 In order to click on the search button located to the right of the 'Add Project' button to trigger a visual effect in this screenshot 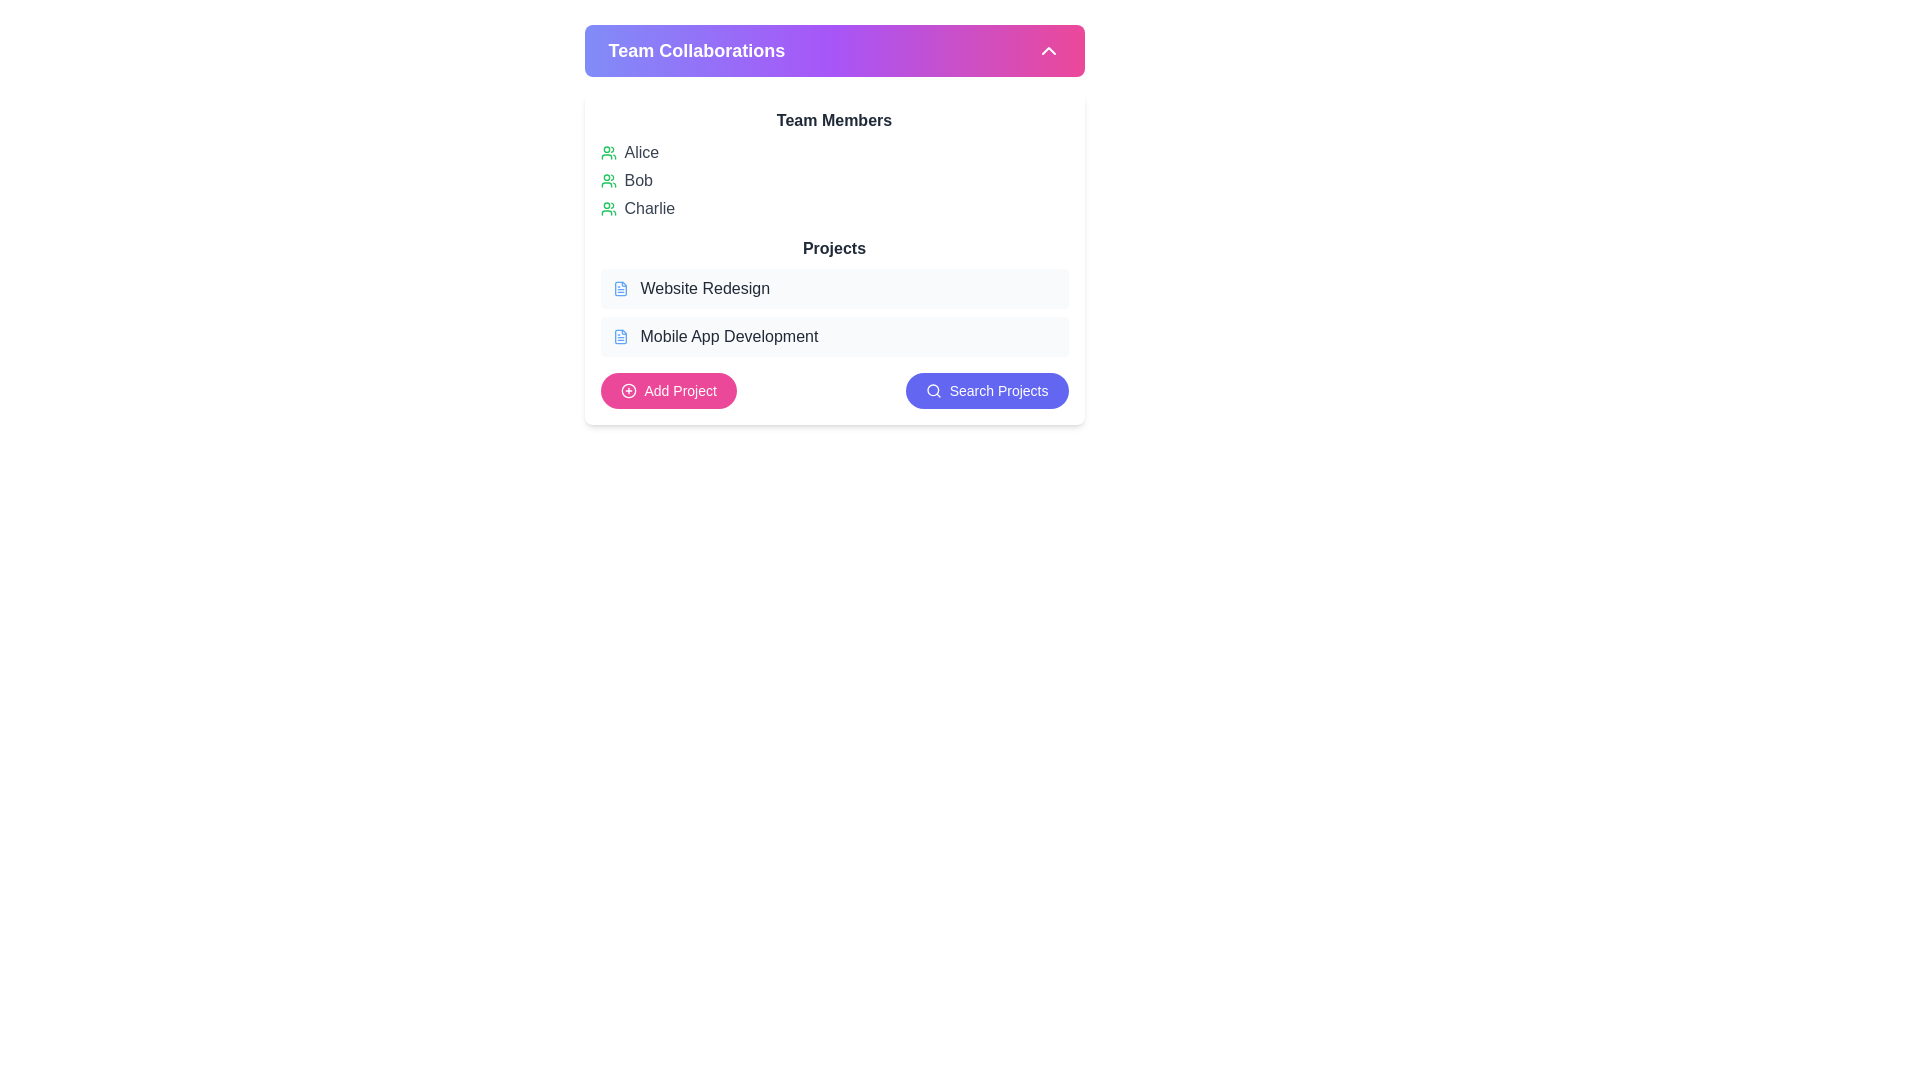, I will do `click(987, 390)`.